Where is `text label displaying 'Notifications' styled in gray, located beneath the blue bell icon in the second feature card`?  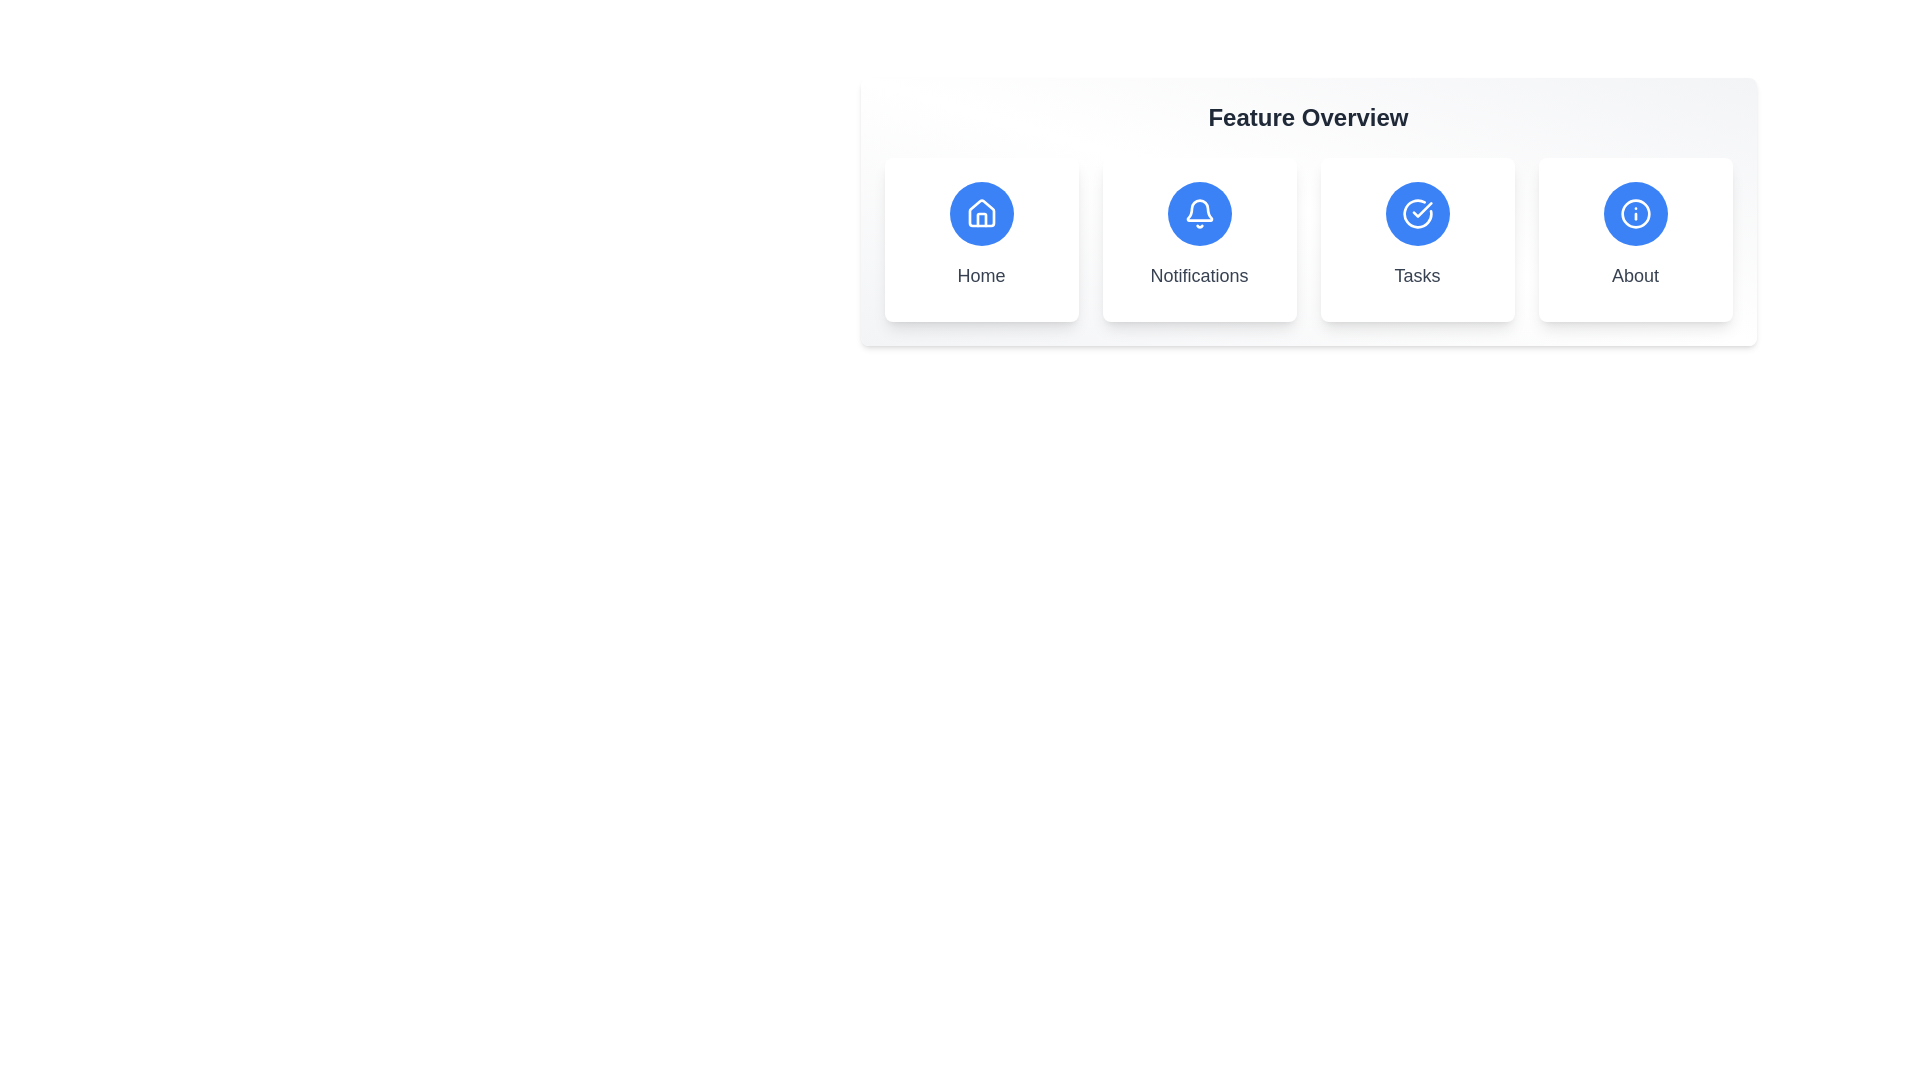 text label displaying 'Notifications' styled in gray, located beneath the blue bell icon in the second feature card is located at coordinates (1199, 276).